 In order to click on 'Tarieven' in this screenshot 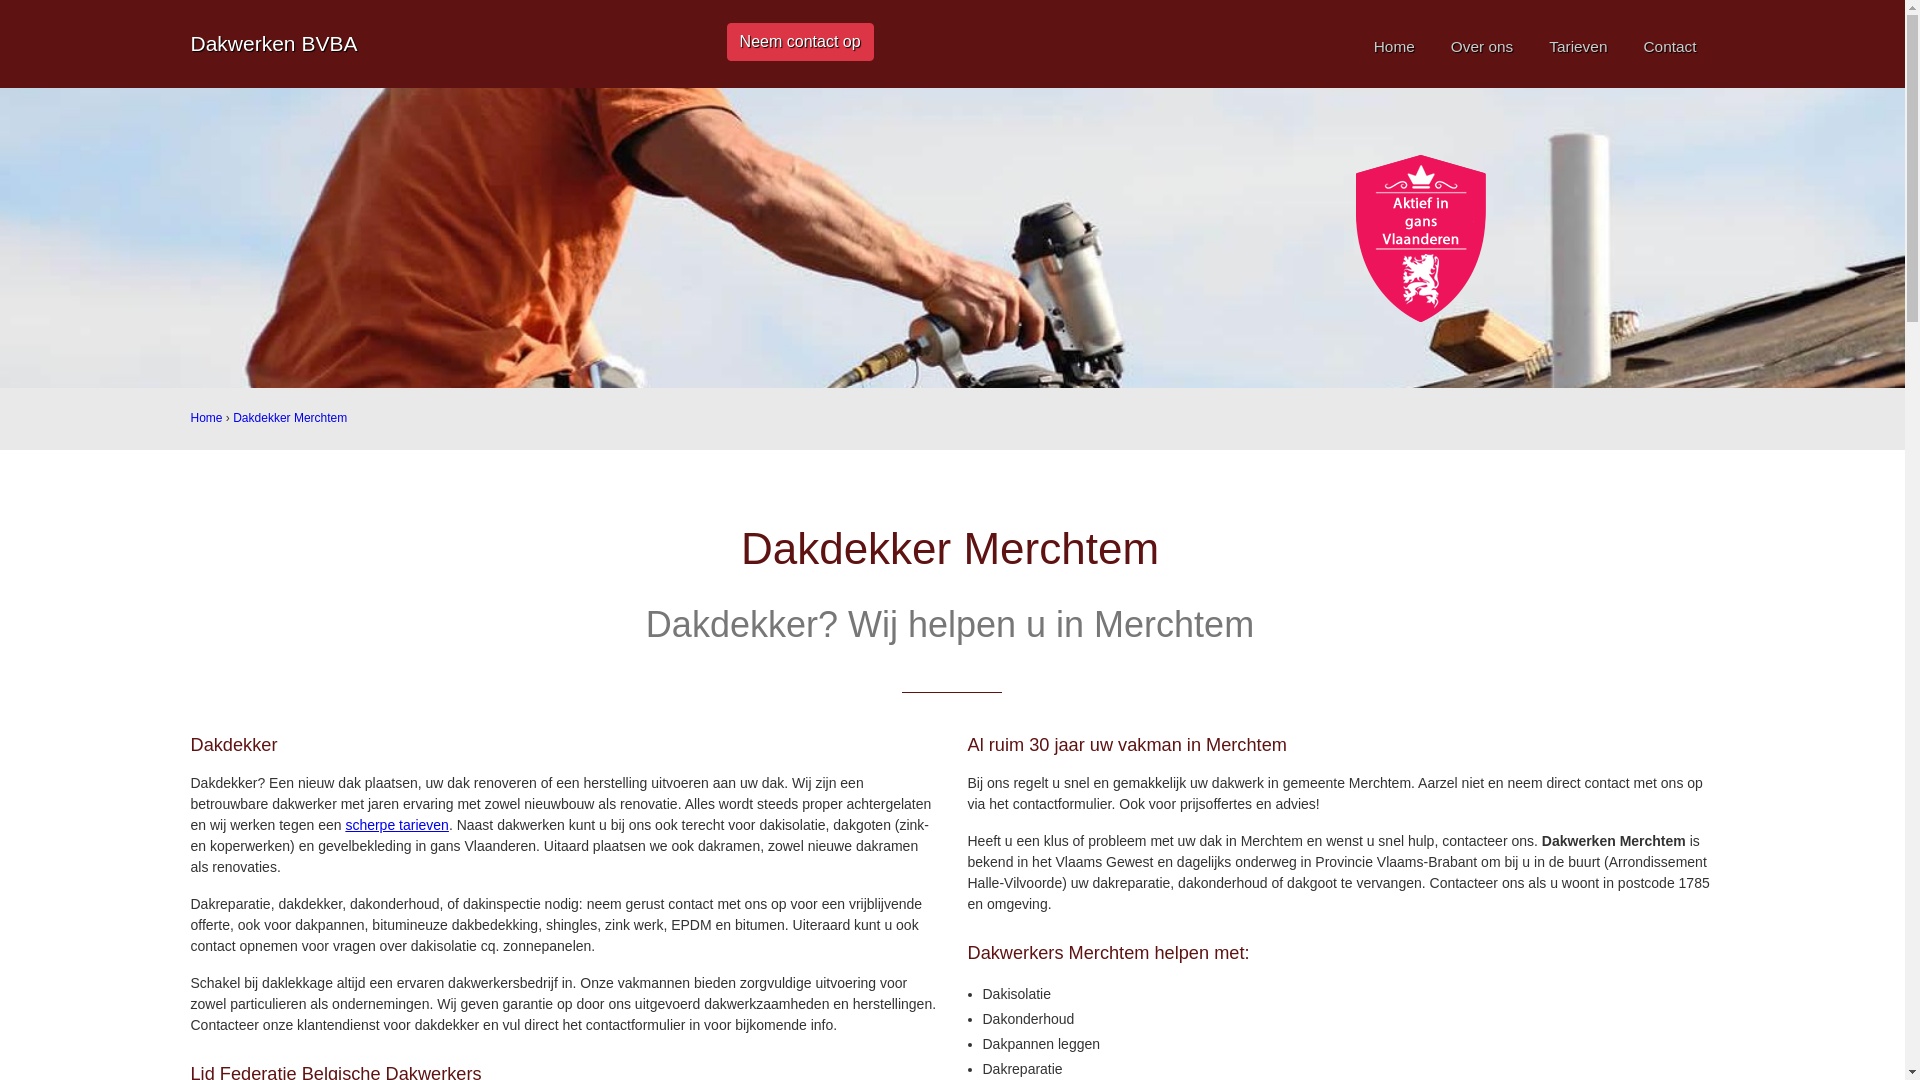, I will do `click(1577, 45)`.